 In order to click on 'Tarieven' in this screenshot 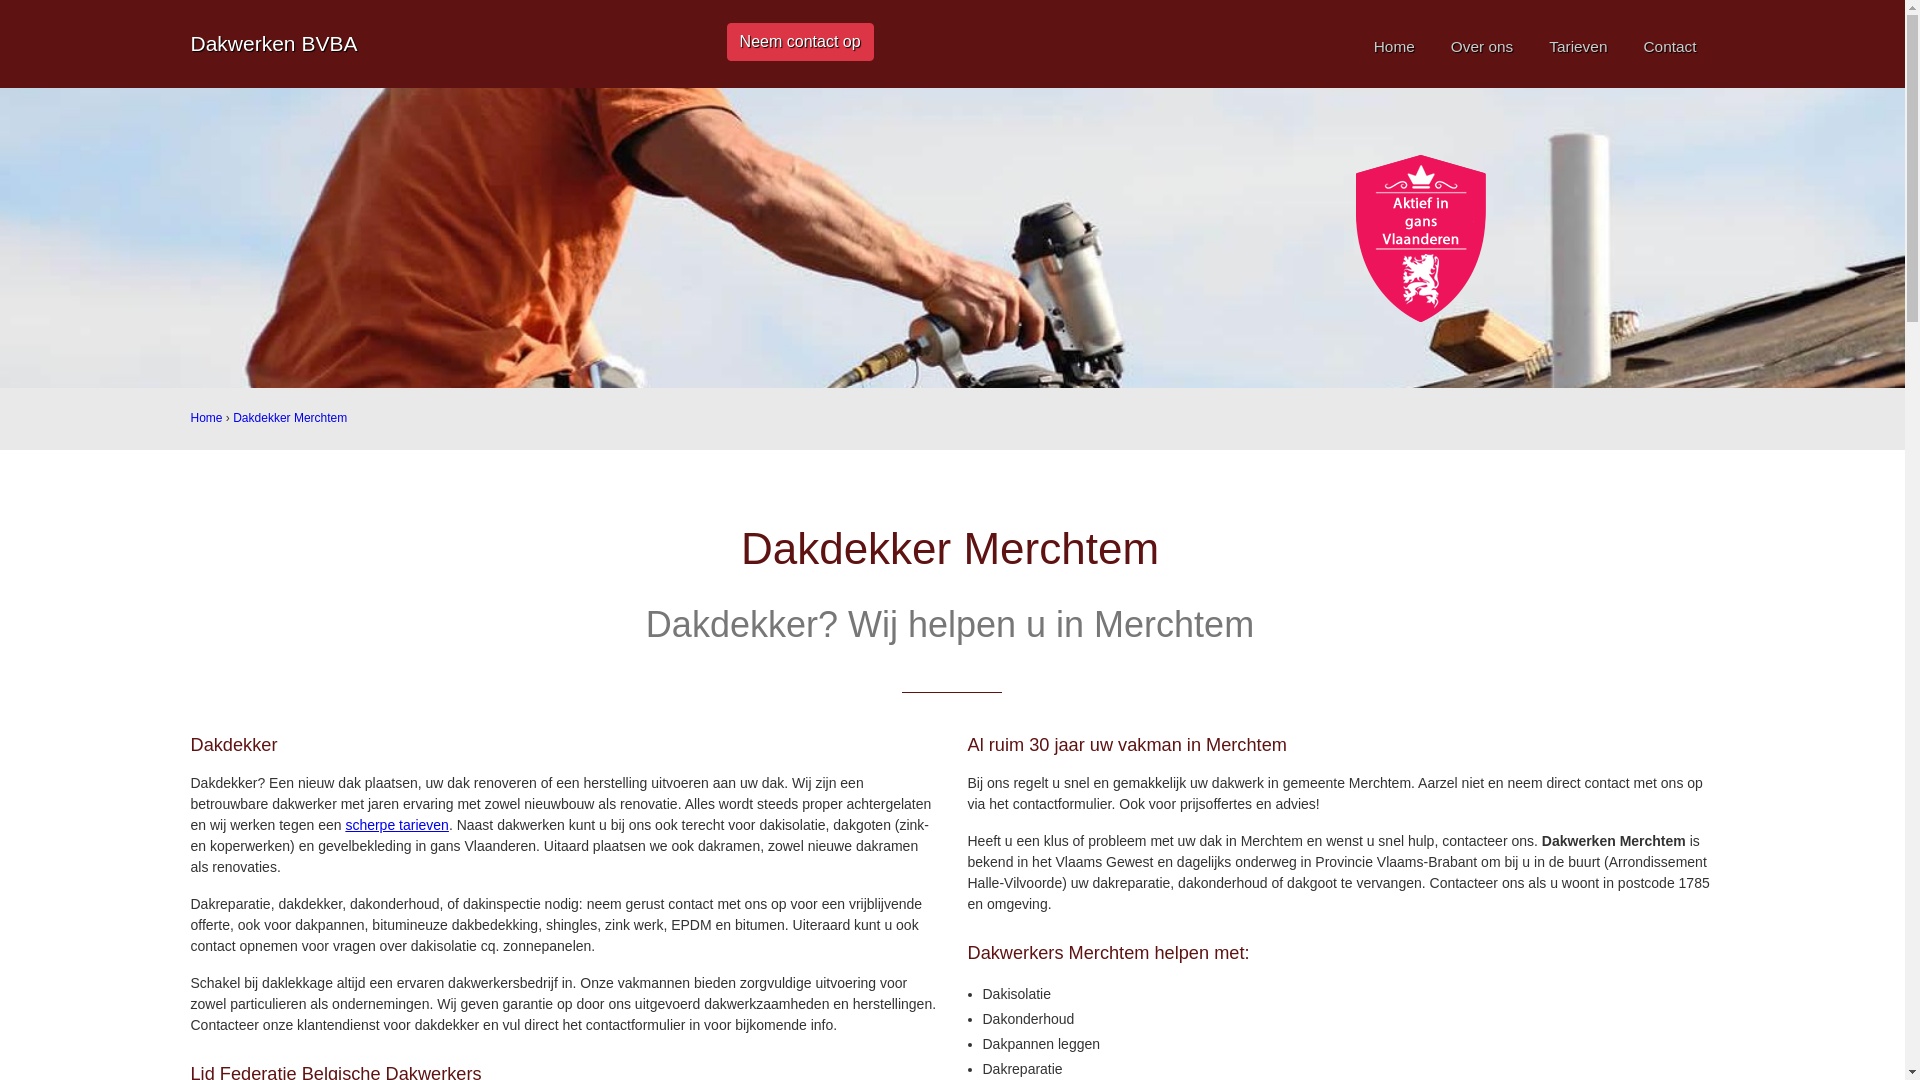, I will do `click(1577, 45)`.